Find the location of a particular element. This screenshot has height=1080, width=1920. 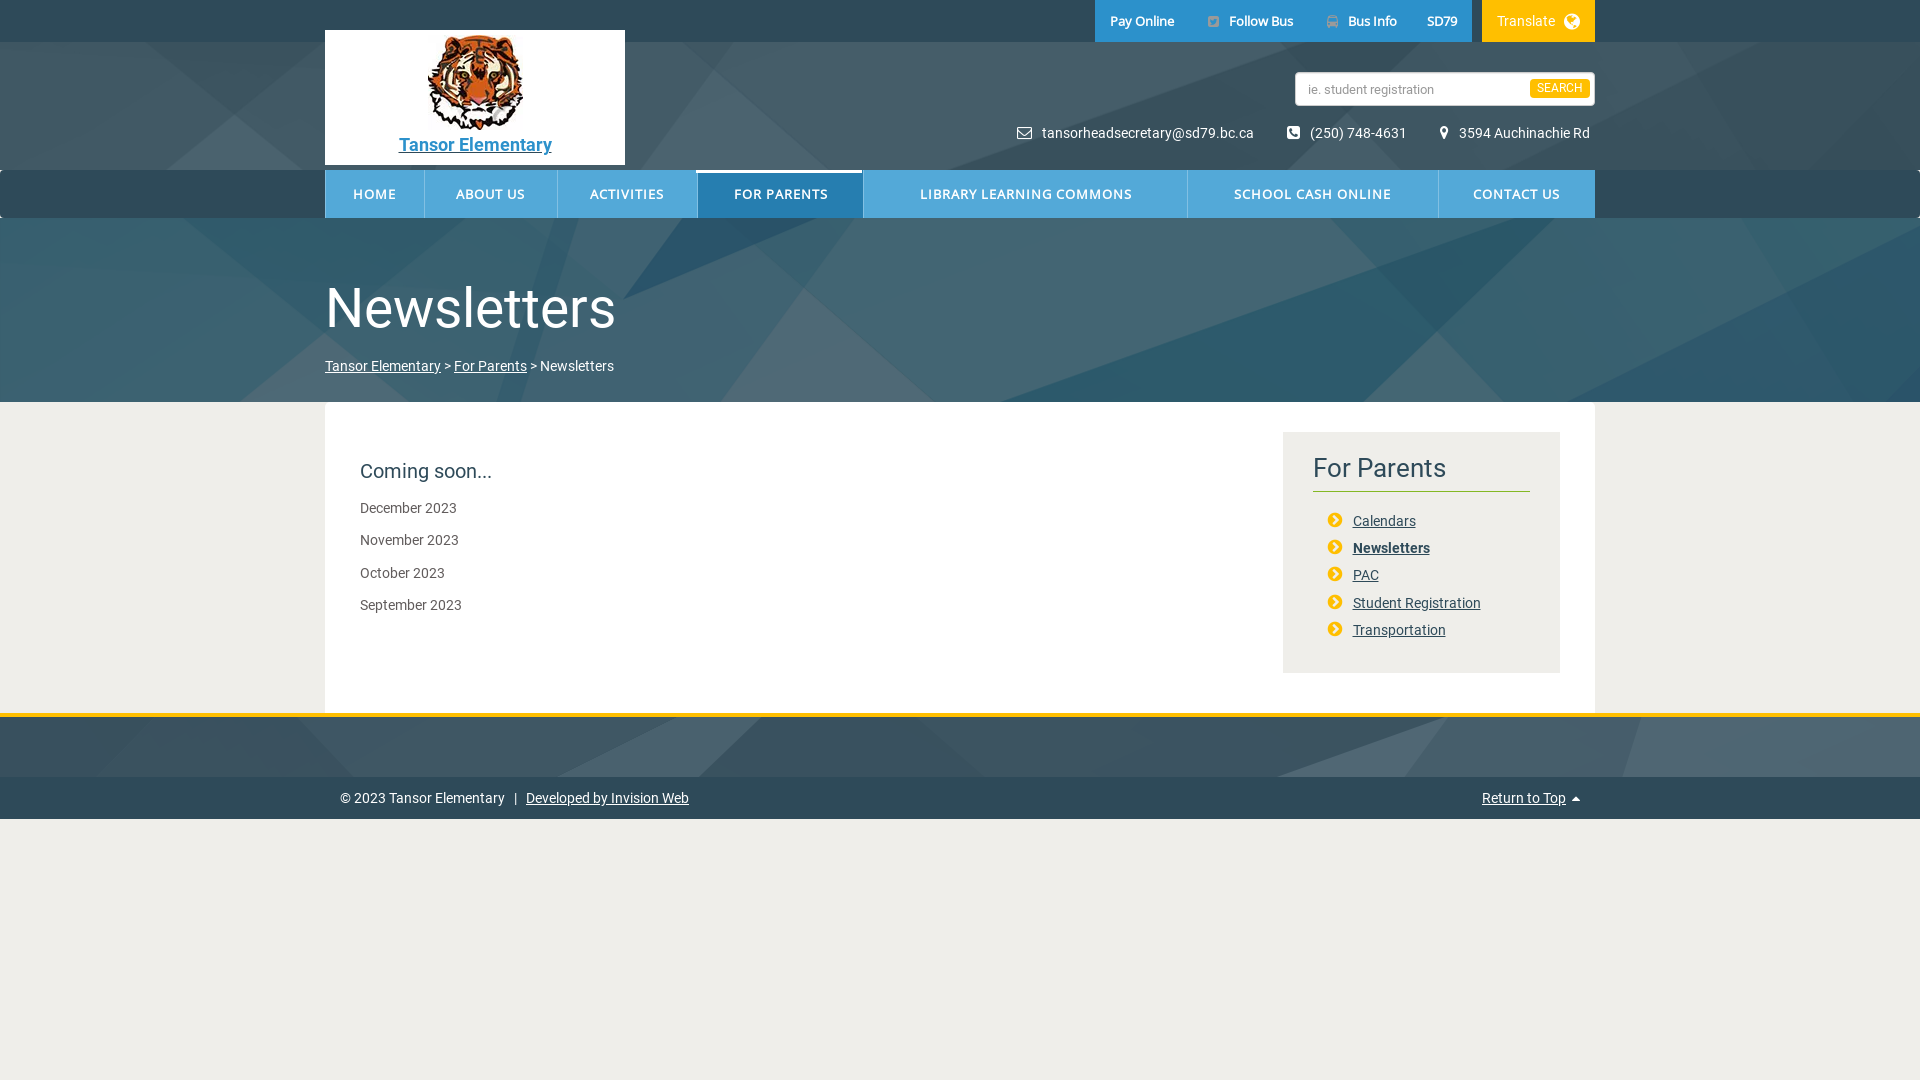

'CONTACT US' is located at coordinates (1516, 193).